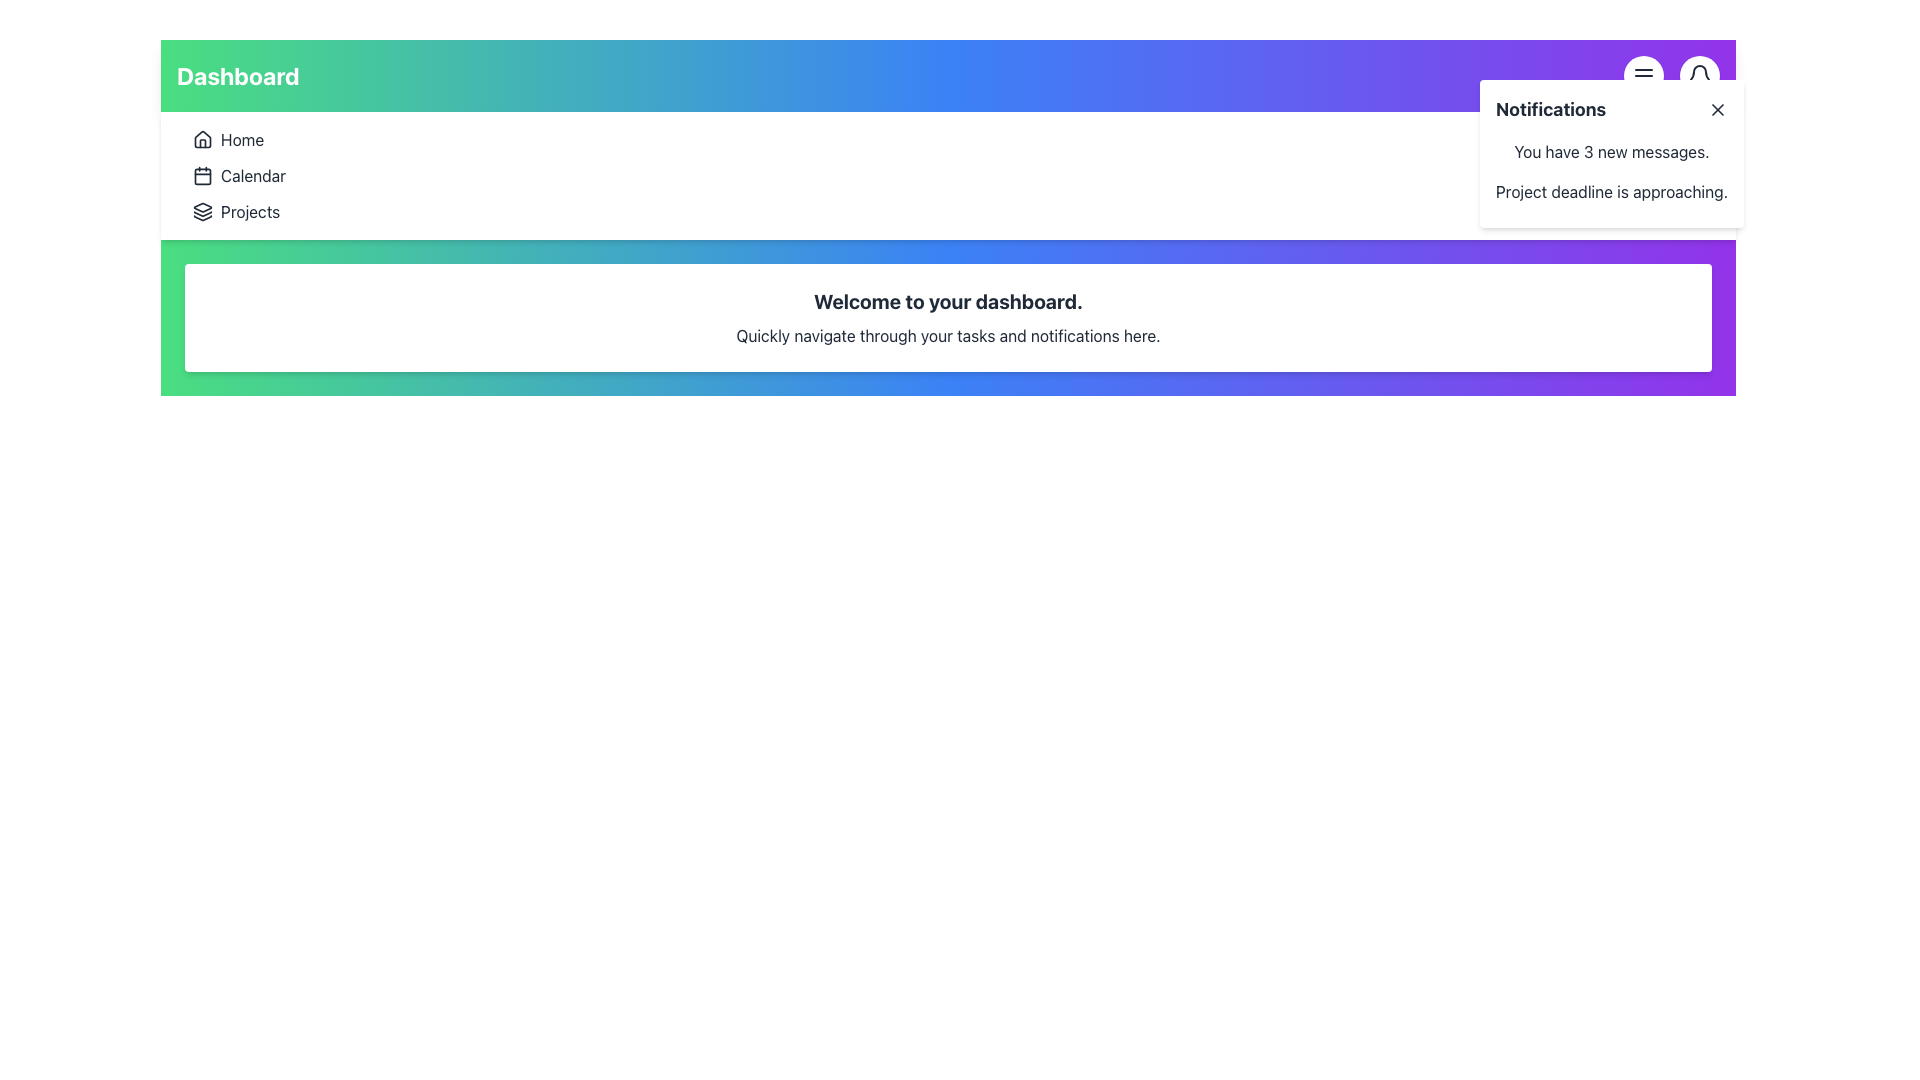  I want to click on the calendar icon, which is styled with a black outline and white fill, located in the vertical sidebar navigation to the left of the 'Calendar' label, so click(202, 175).